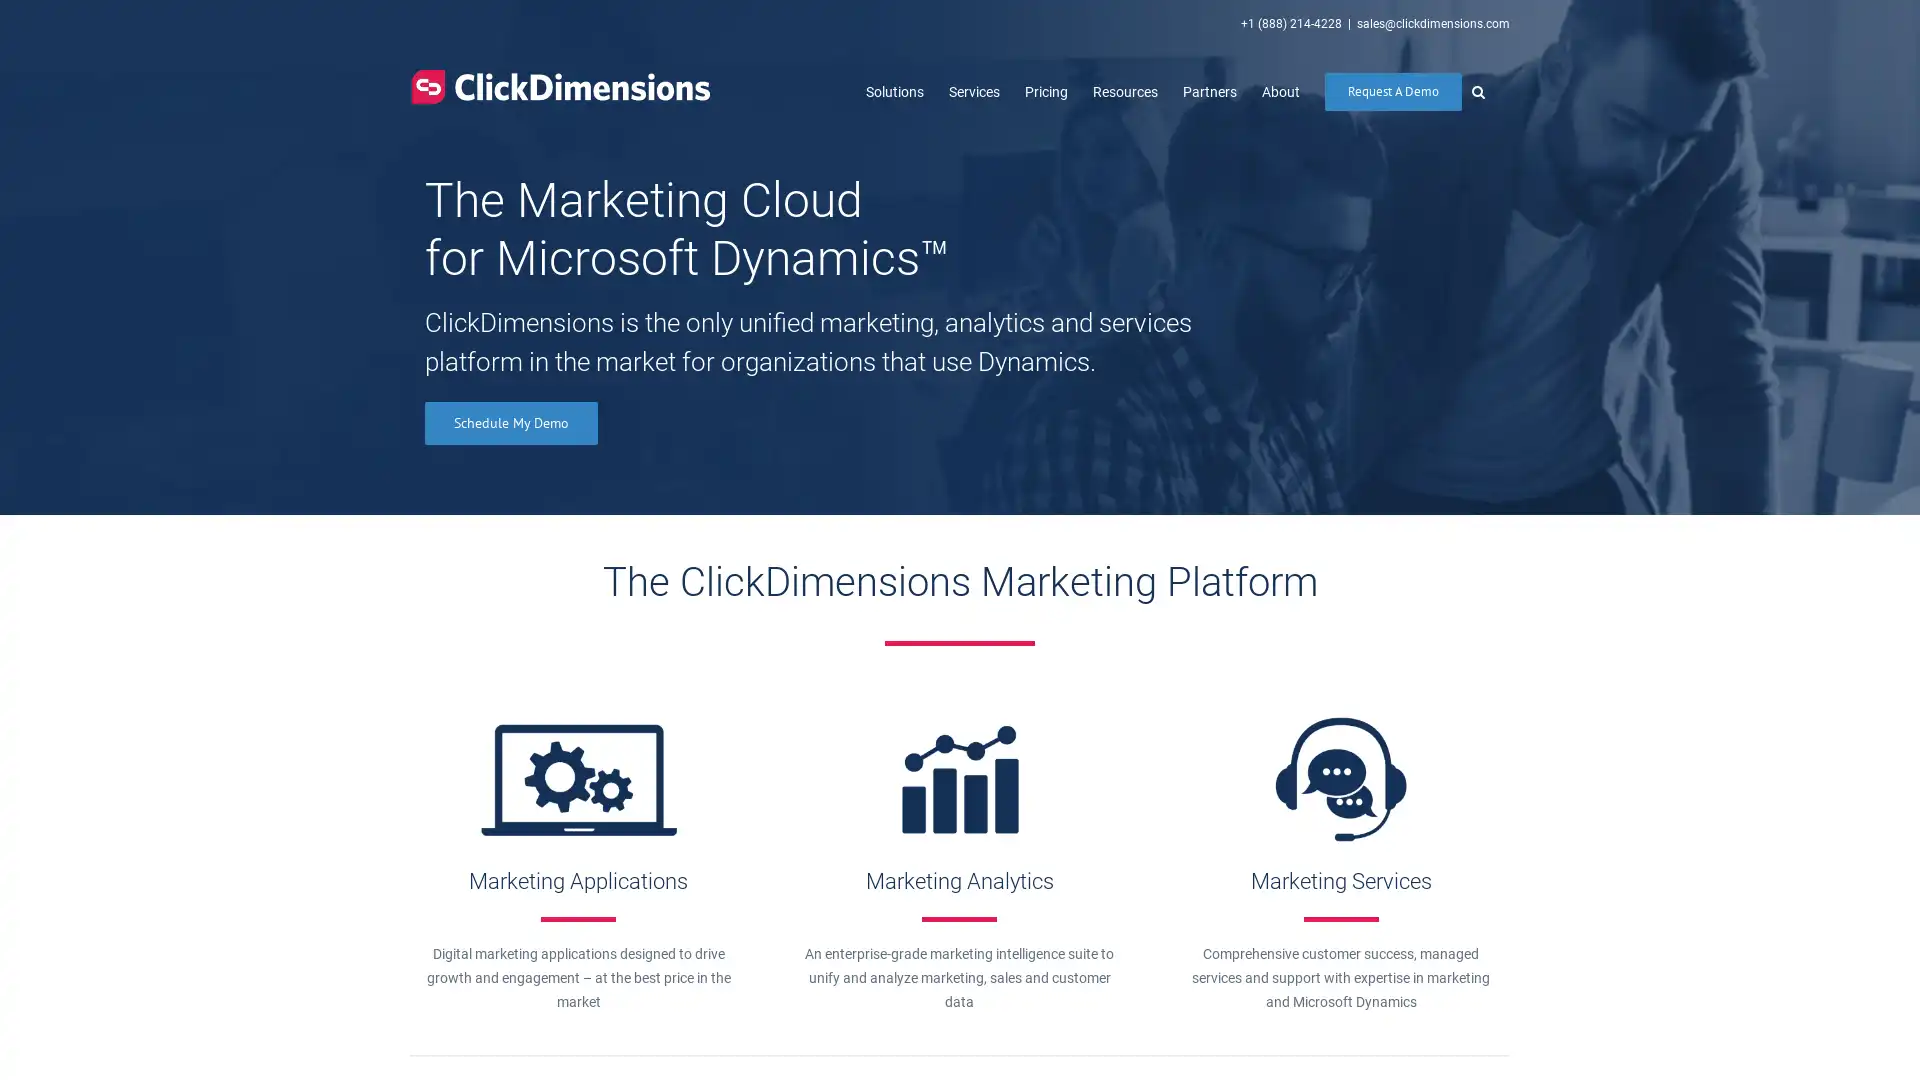  Describe the element at coordinates (1478, 91) in the screenshot. I see `Search` at that location.